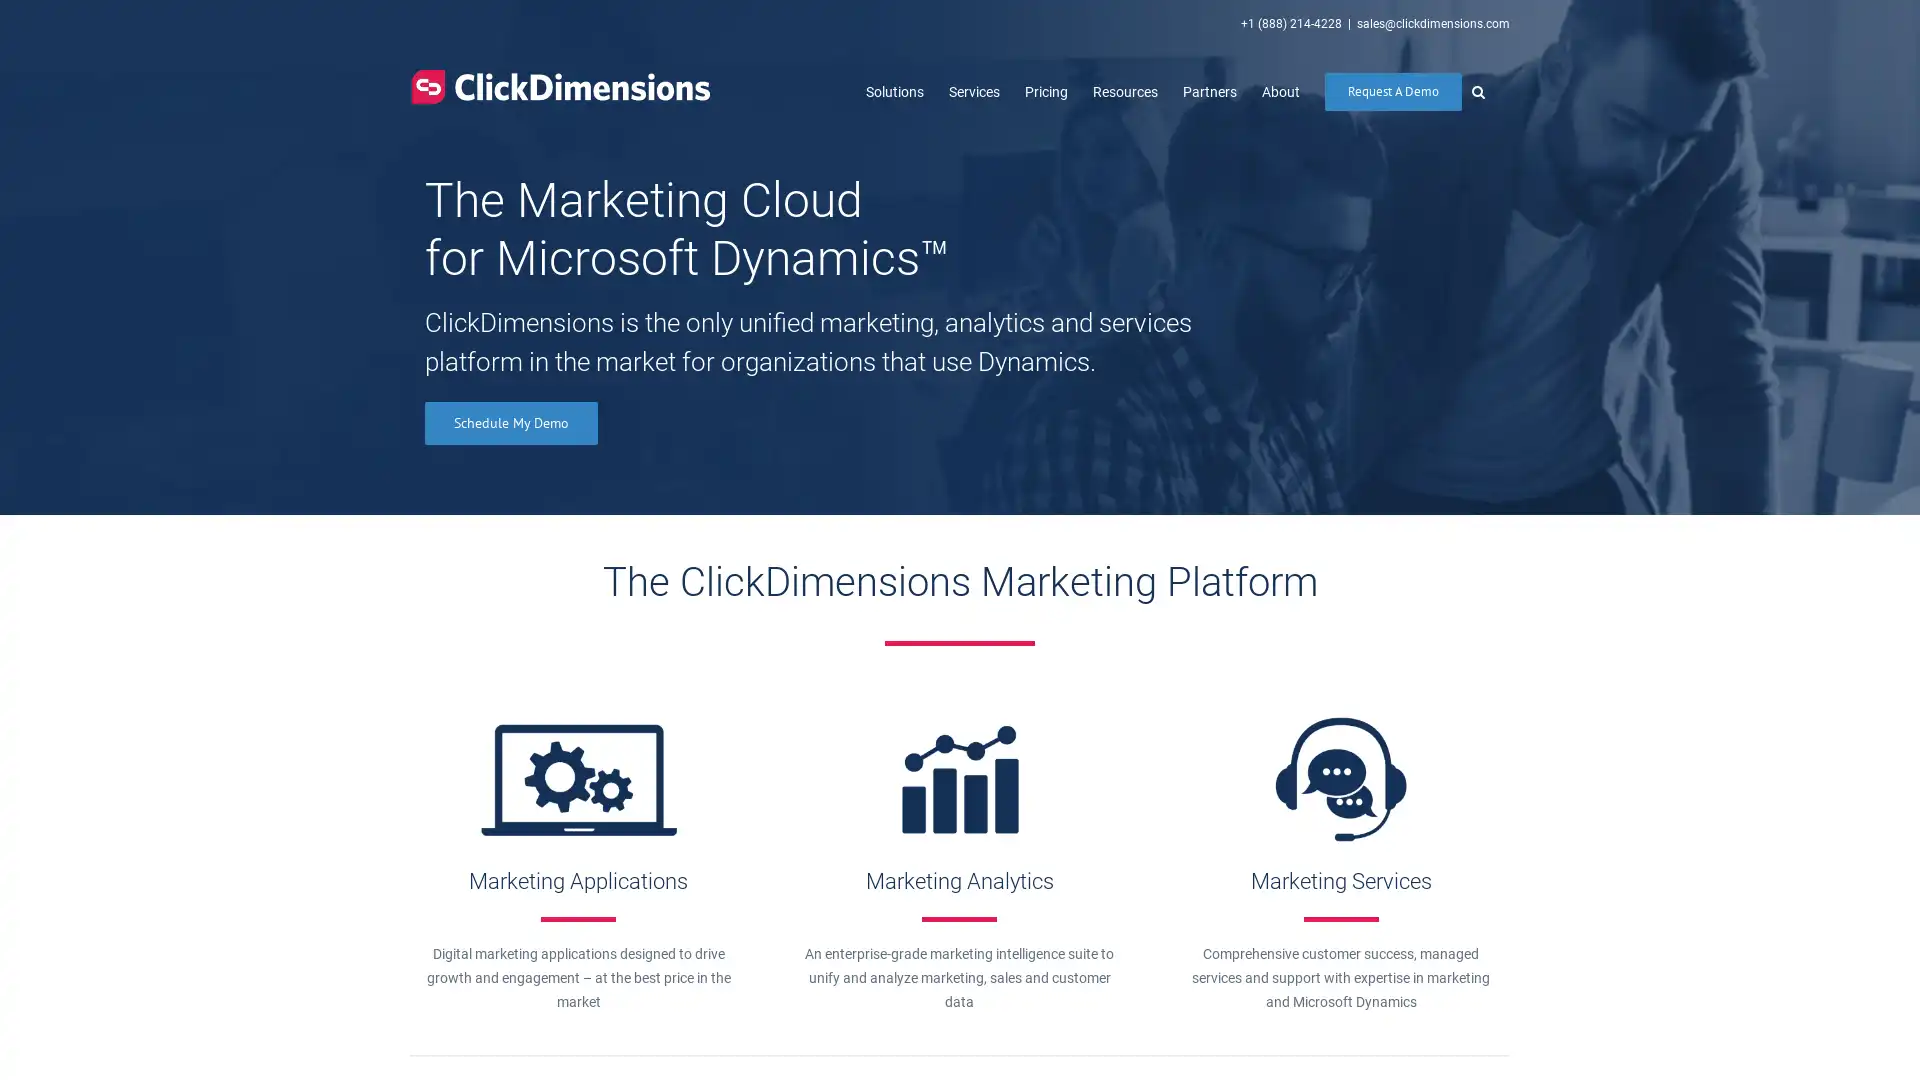  Describe the element at coordinates (1478, 91) in the screenshot. I see `Search` at that location.